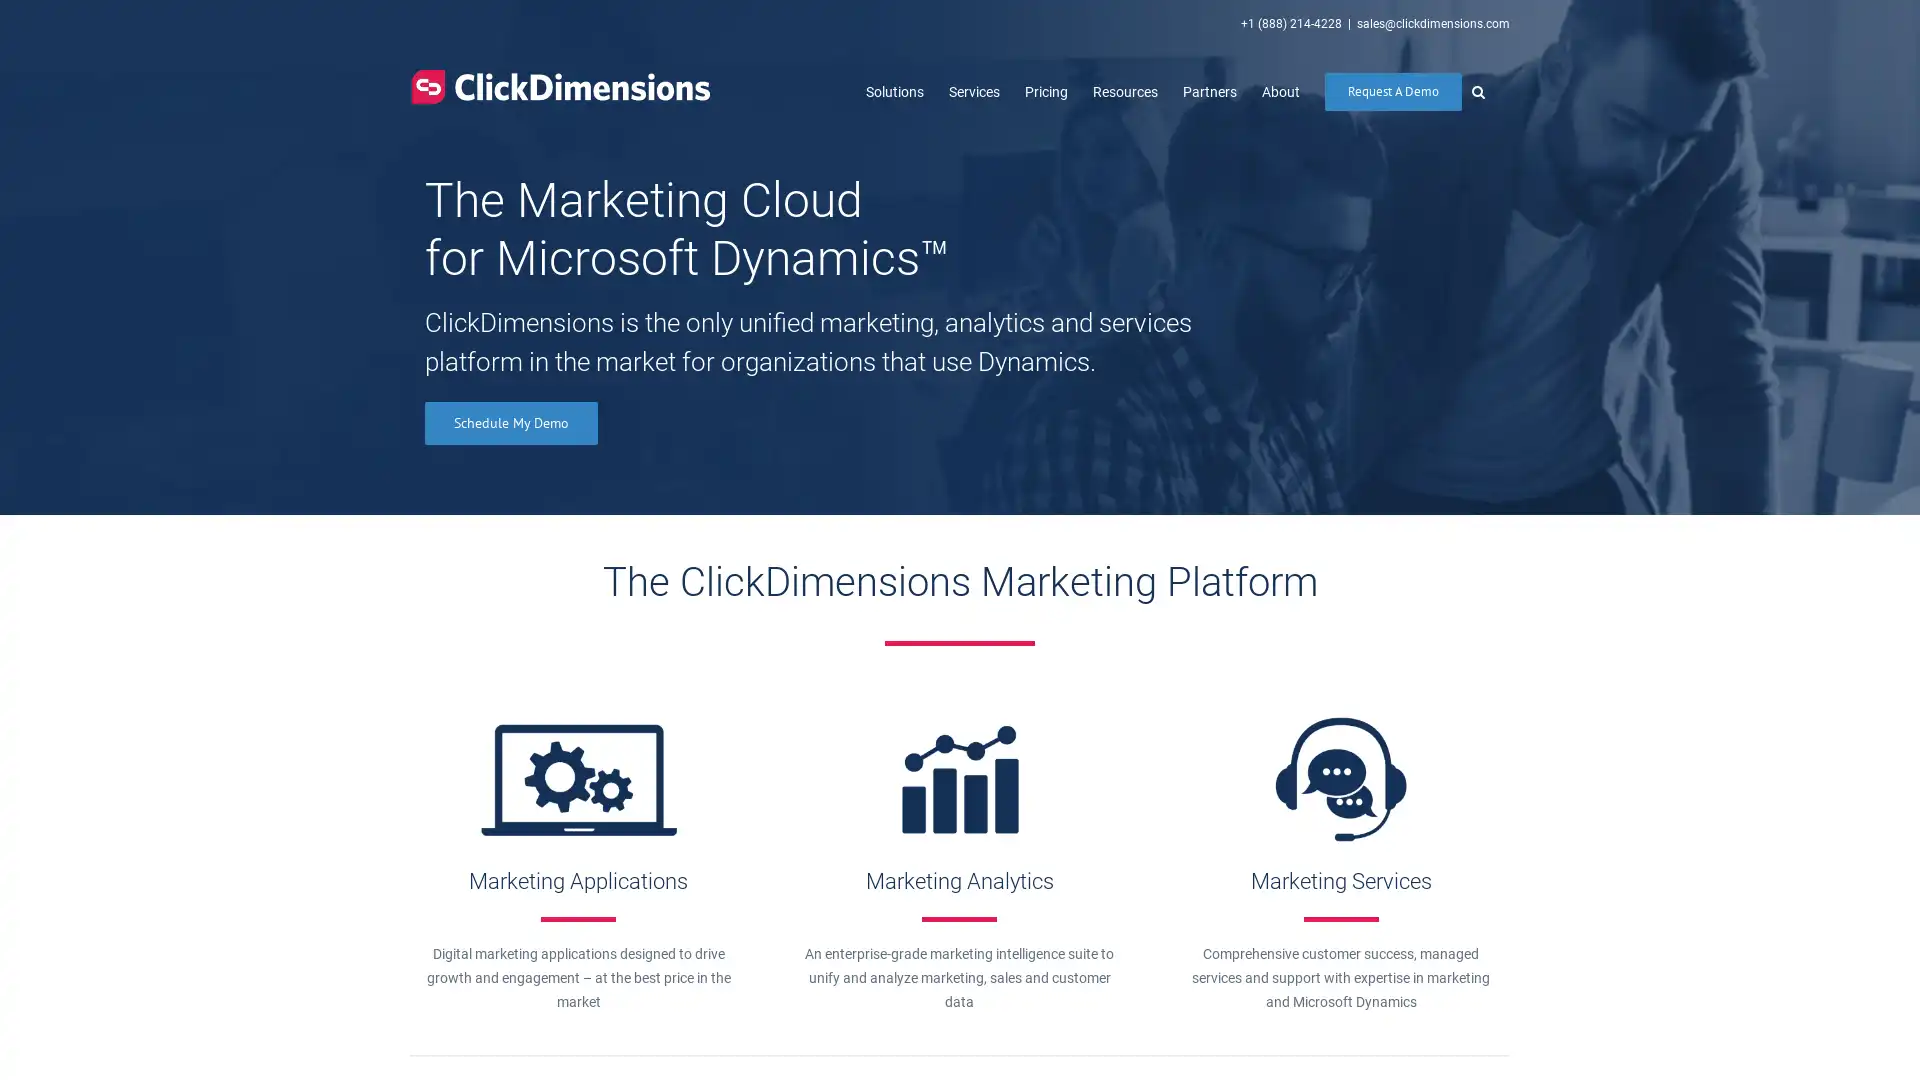  Describe the element at coordinates (1478, 91) in the screenshot. I see `Search` at that location.